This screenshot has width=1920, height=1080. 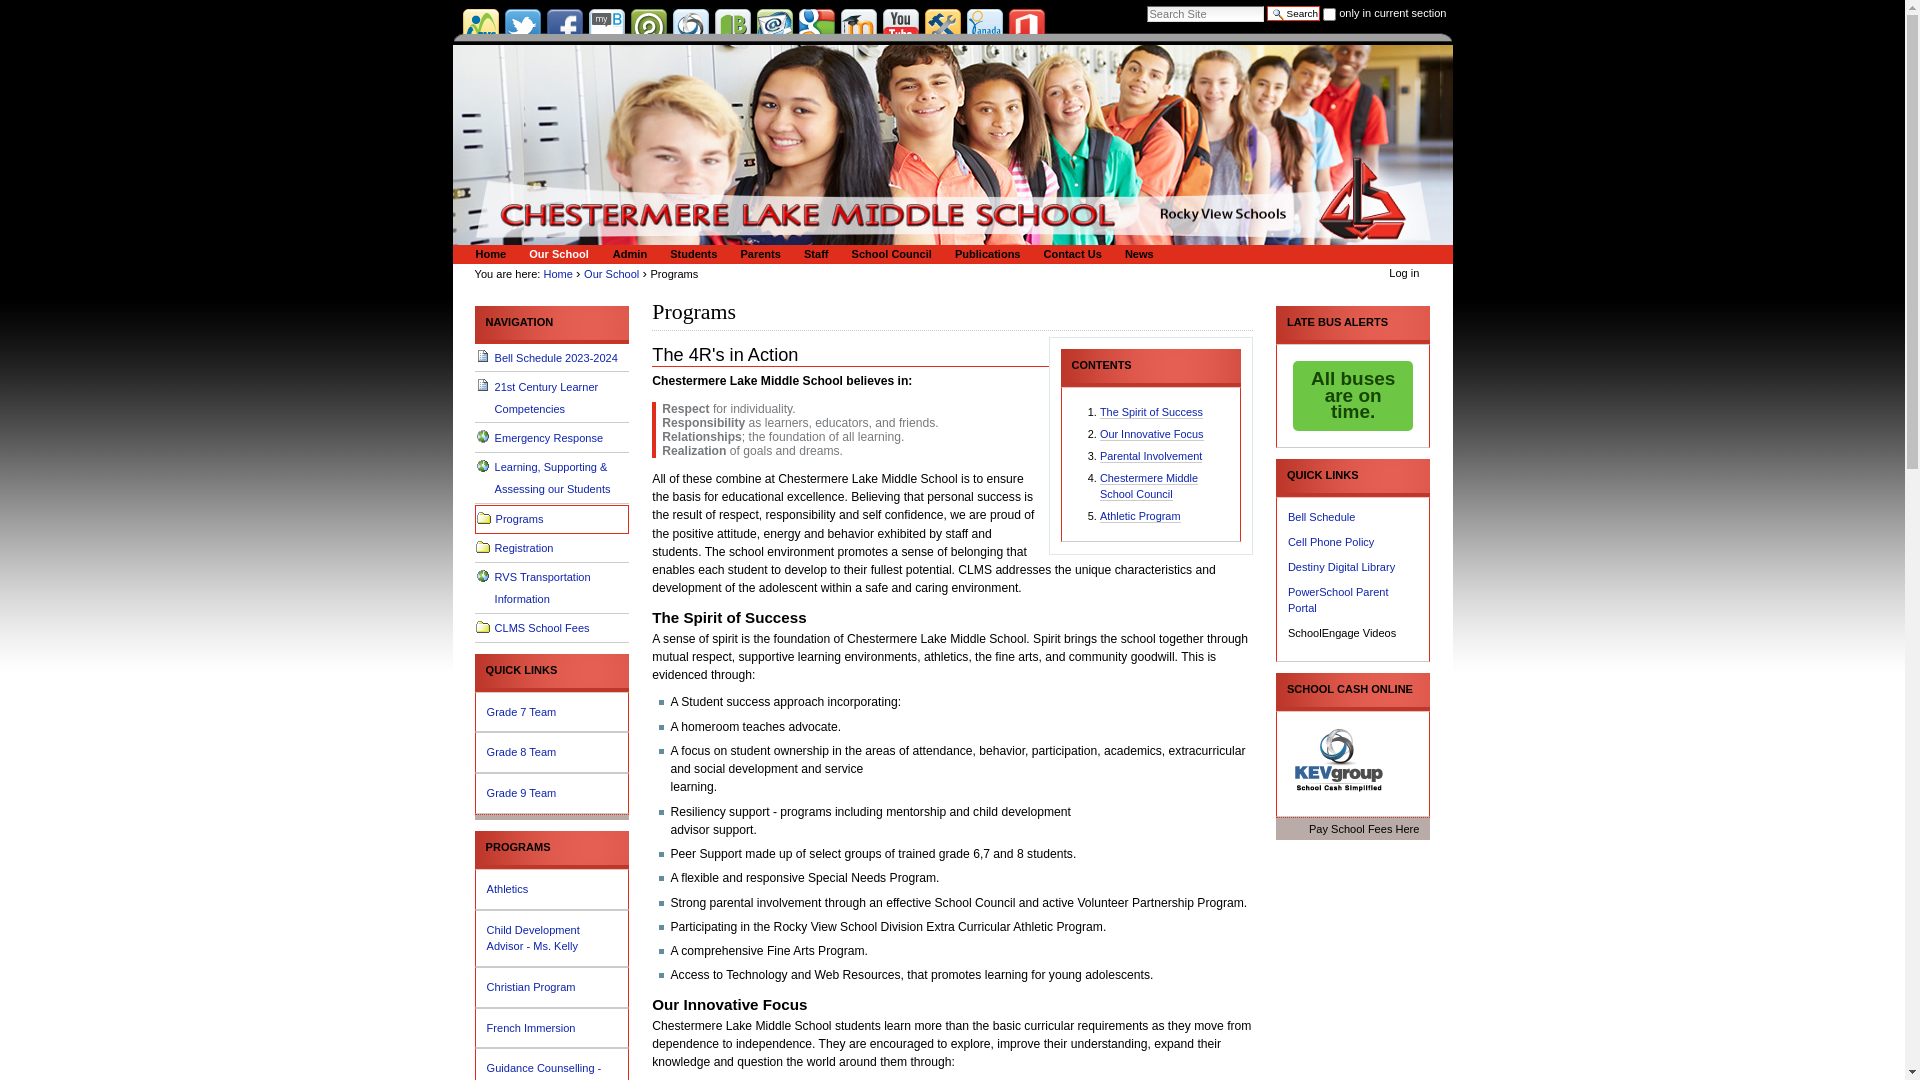 I want to click on 'Google', so click(x=796, y=26).